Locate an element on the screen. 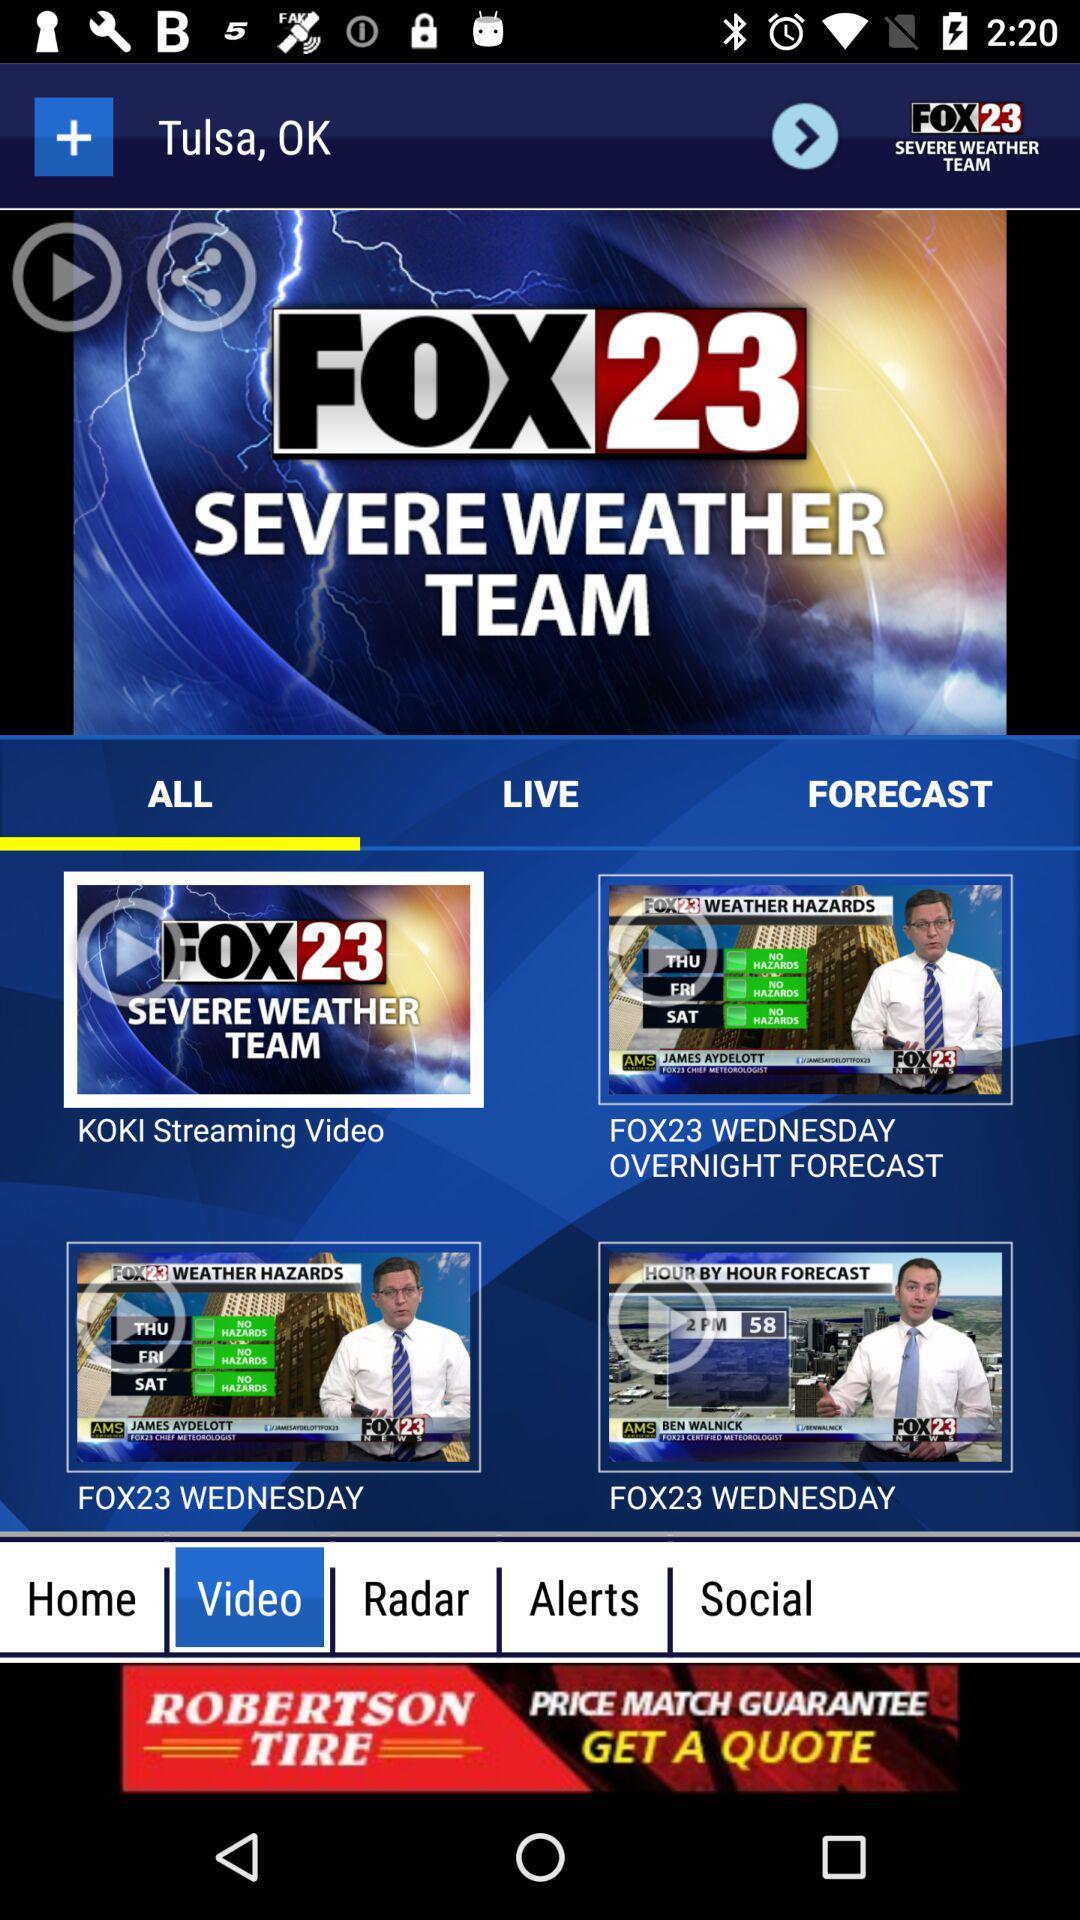 The image size is (1080, 1920). app logo is located at coordinates (967, 135).